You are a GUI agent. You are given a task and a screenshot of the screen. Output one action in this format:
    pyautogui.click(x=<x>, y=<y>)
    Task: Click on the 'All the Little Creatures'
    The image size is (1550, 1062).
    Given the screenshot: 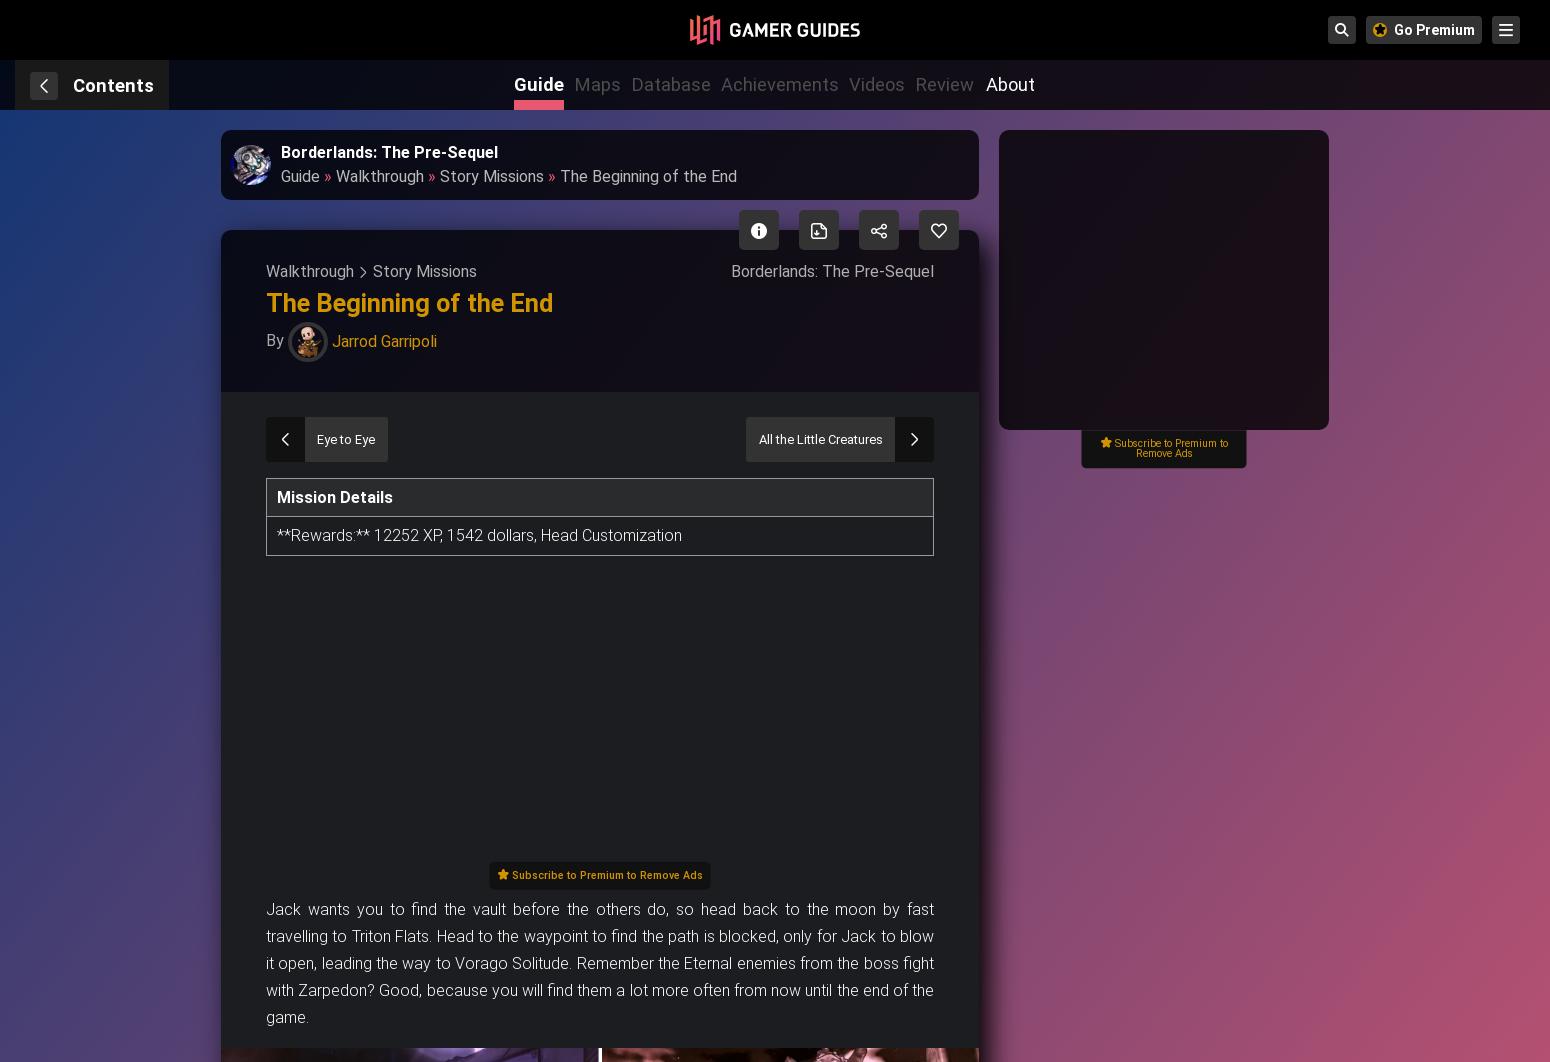 What is the action you would take?
    pyautogui.click(x=818, y=438)
    